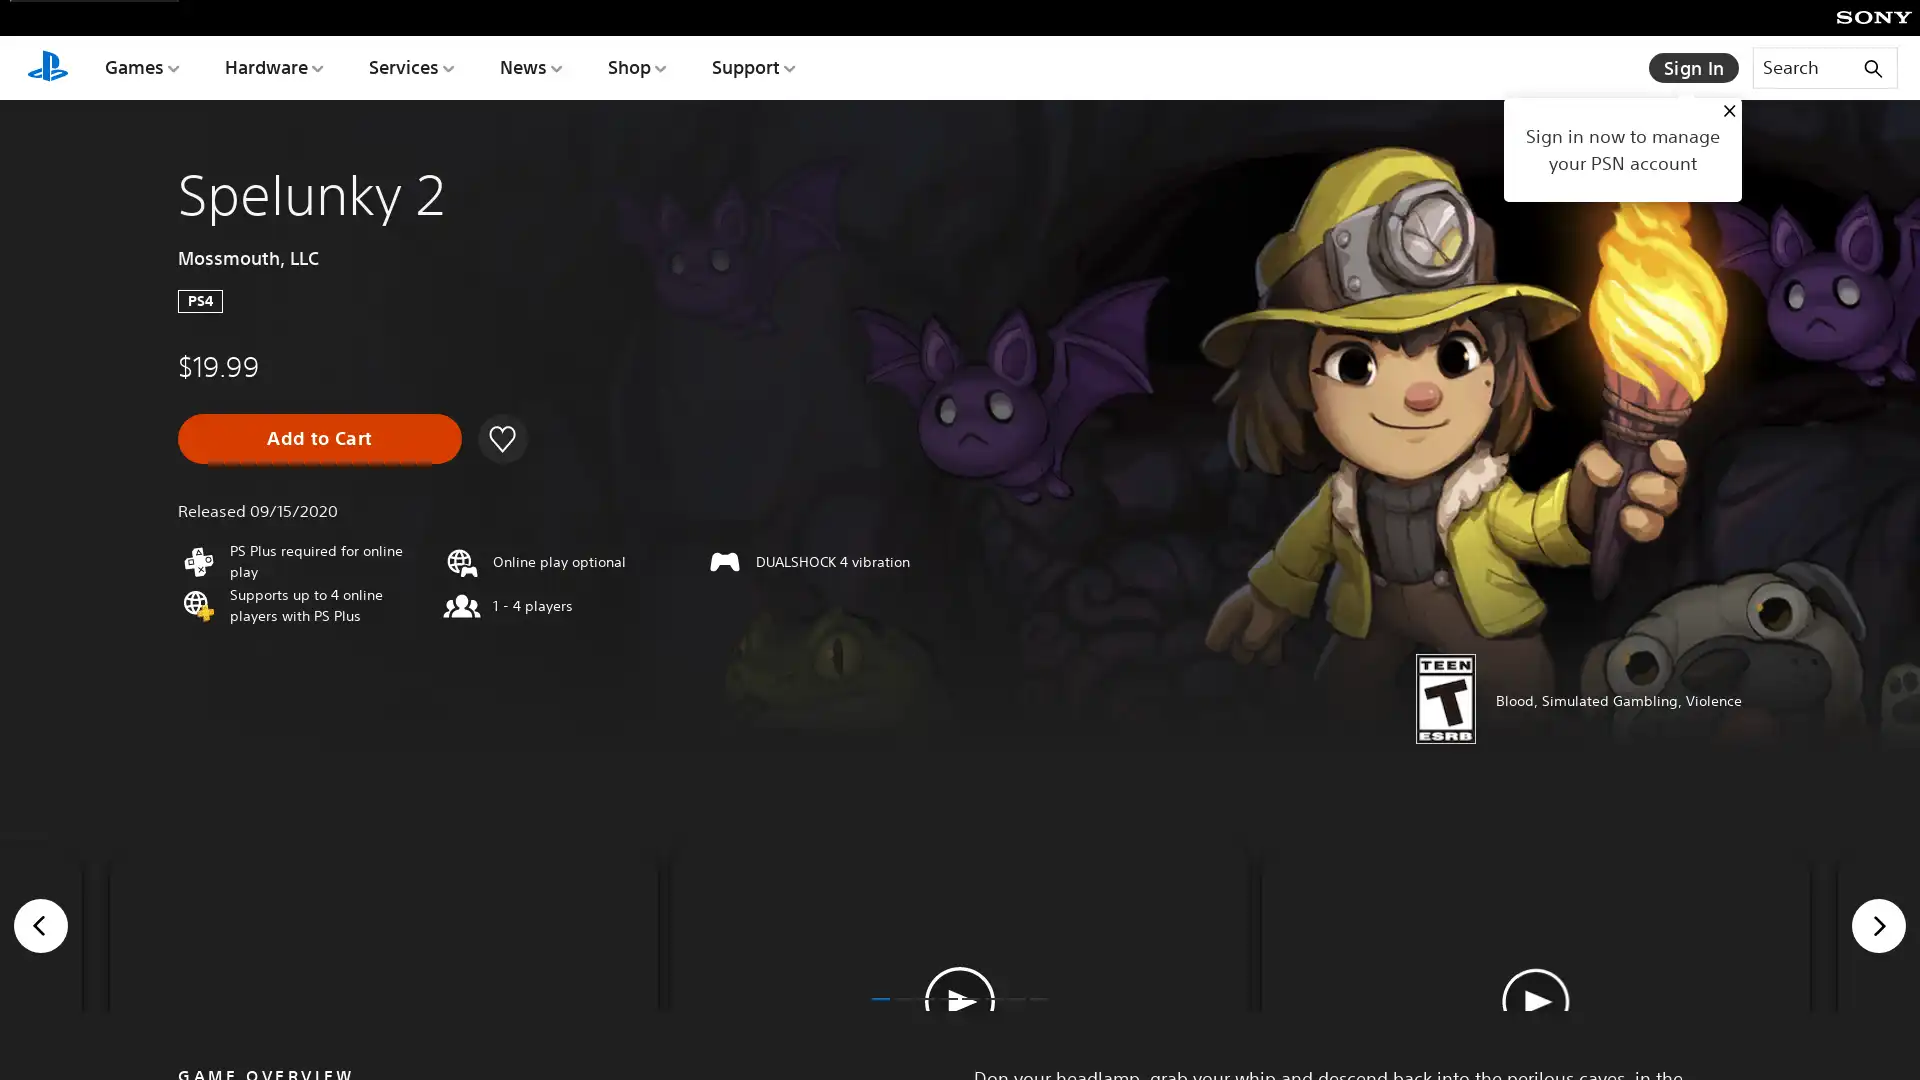 Image resolution: width=1920 pixels, height=1080 pixels. I want to click on Add to Wishlist, so click(503, 437).